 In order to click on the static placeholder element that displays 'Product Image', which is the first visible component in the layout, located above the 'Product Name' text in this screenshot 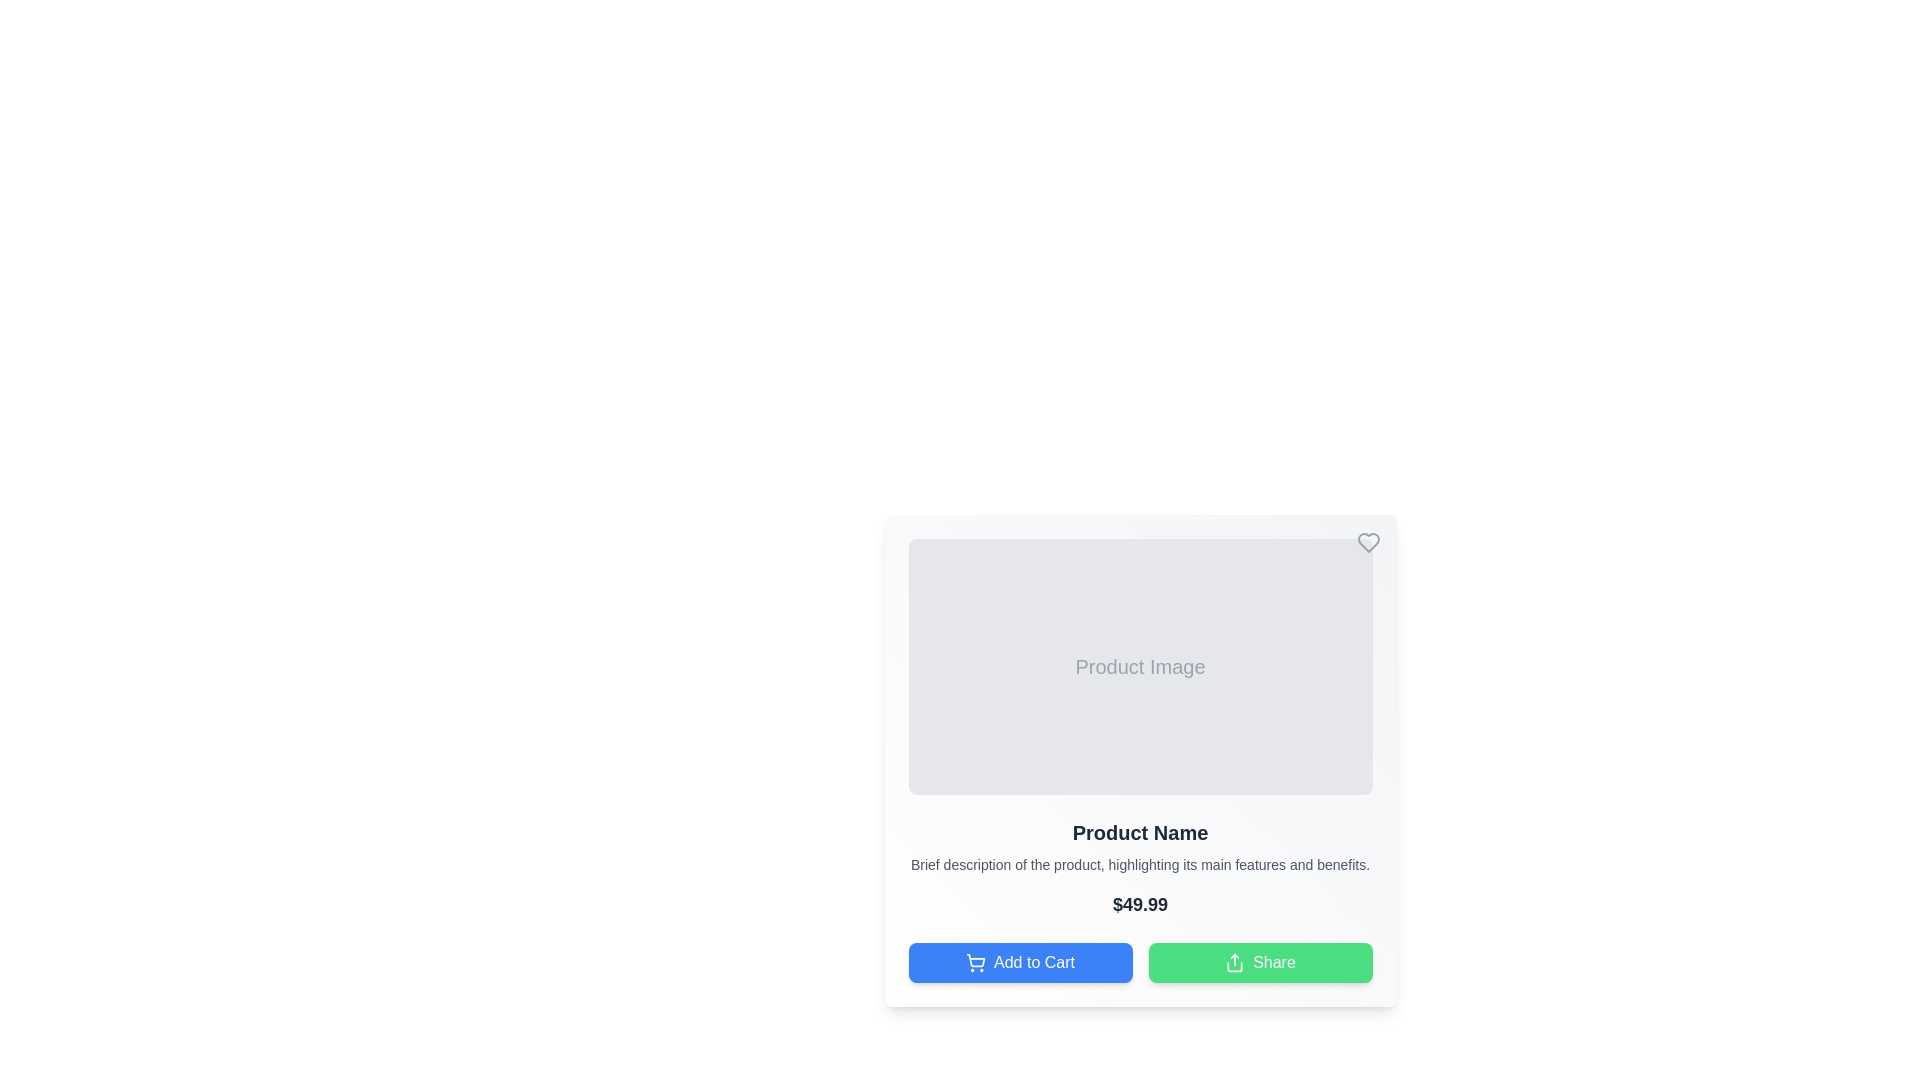, I will do `click(1140, 667)`.